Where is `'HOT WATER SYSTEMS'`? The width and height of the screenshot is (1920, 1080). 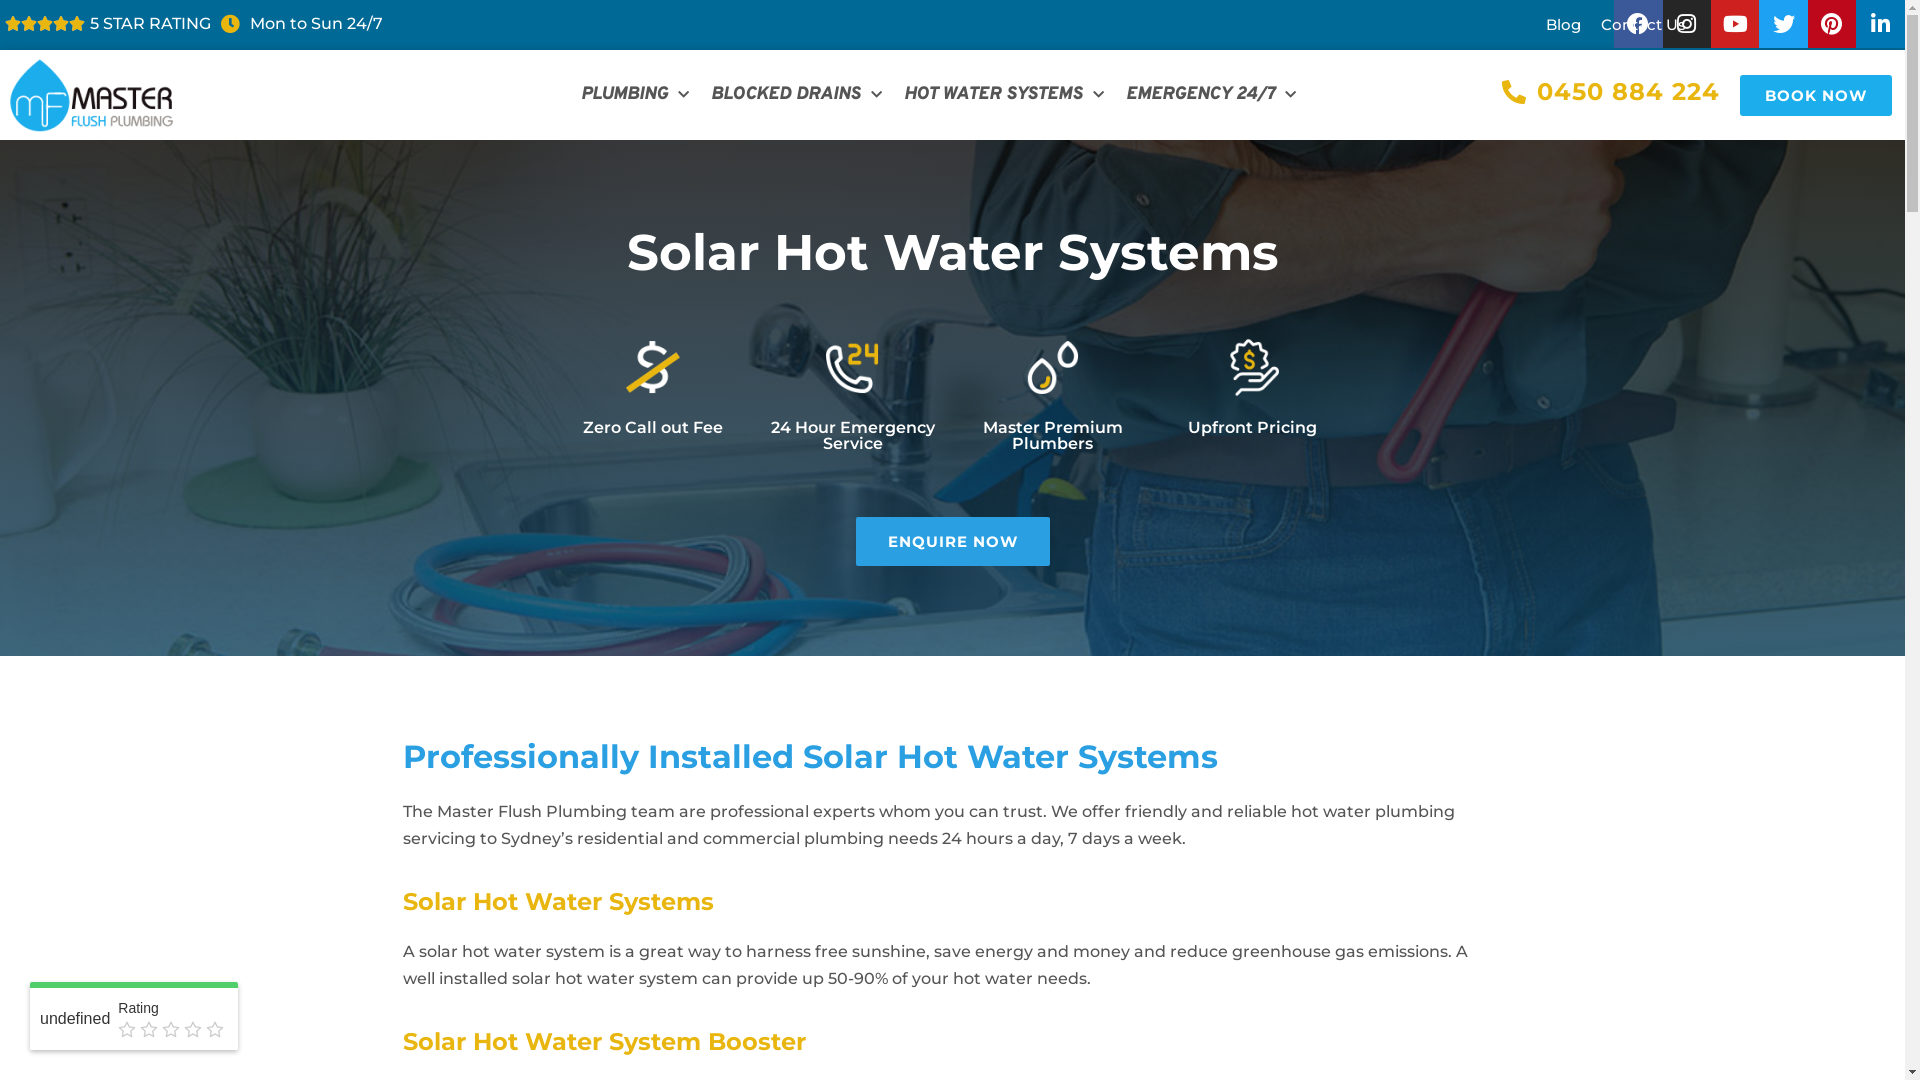
'HOT WATER SYSTEMS' is located at coordinates (1003, 95).